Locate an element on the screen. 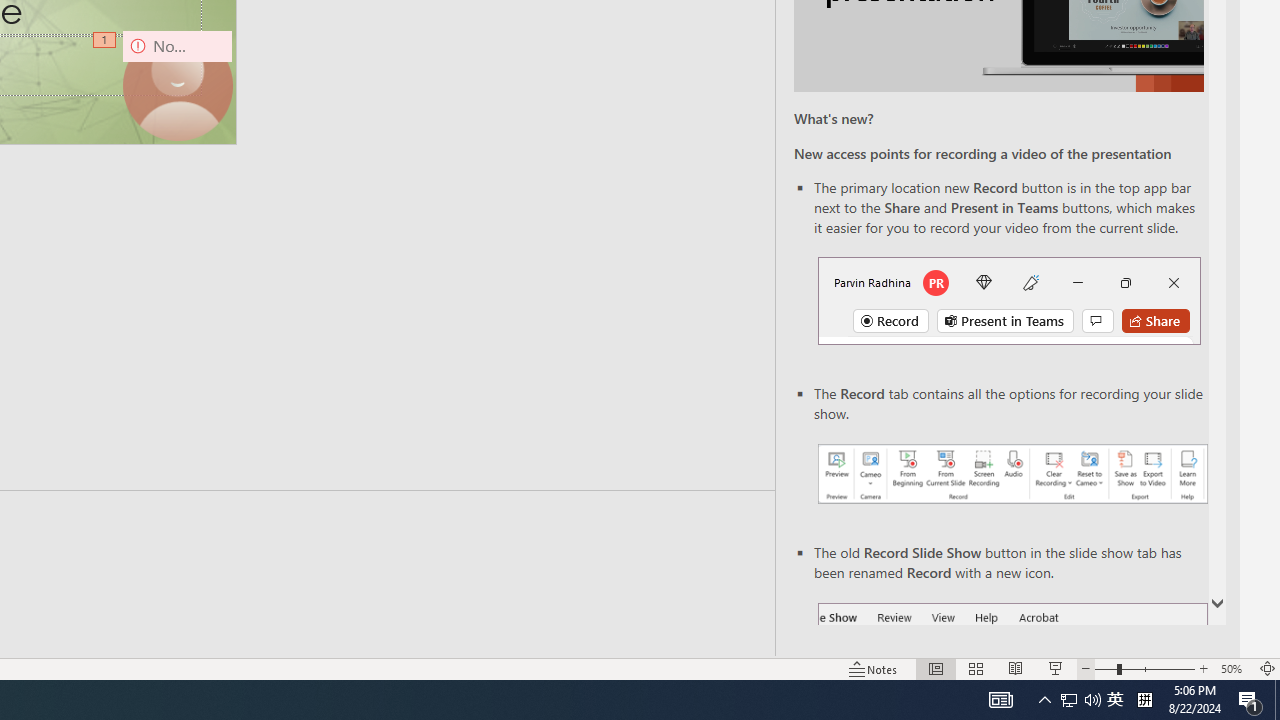 The height and width of the screenshot is (720, 1280). 'Record your presentations screenshot one' is located at coordinates (1013, 474).